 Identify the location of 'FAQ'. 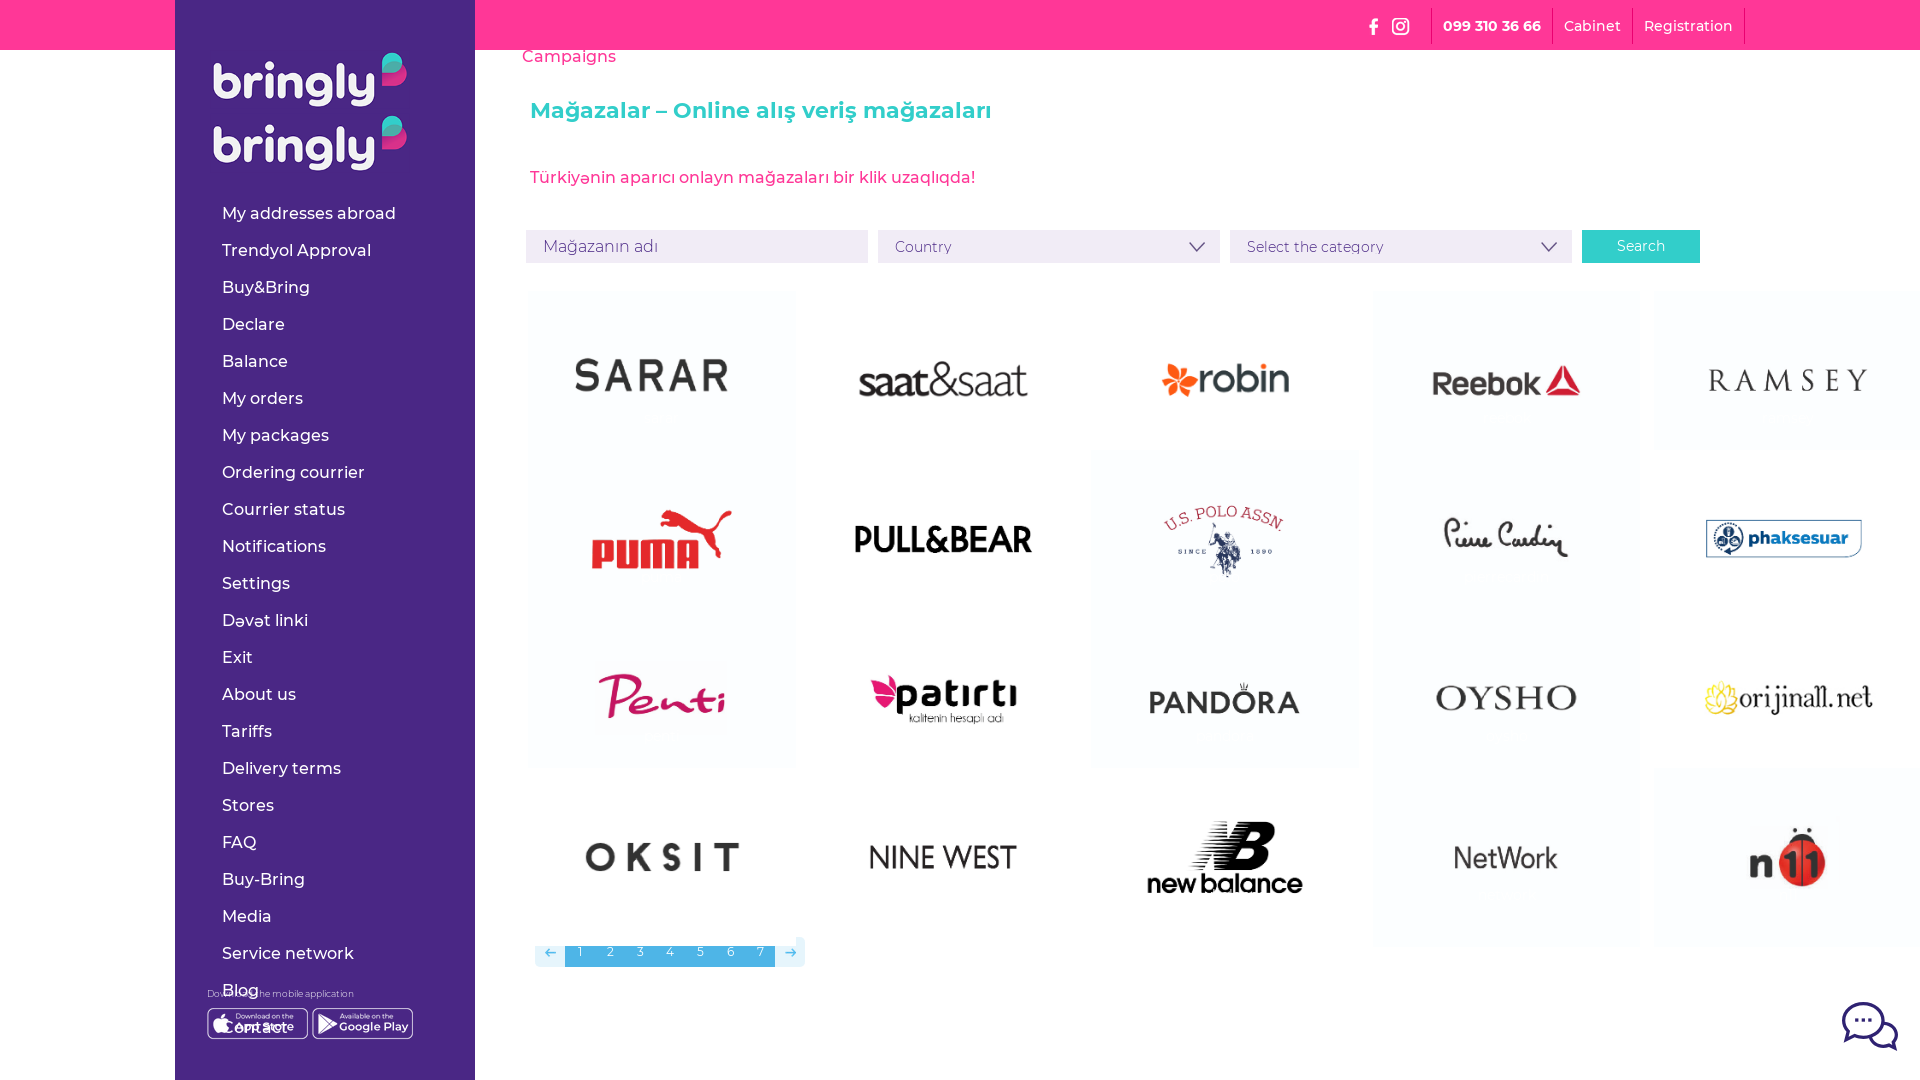
(239, 842).